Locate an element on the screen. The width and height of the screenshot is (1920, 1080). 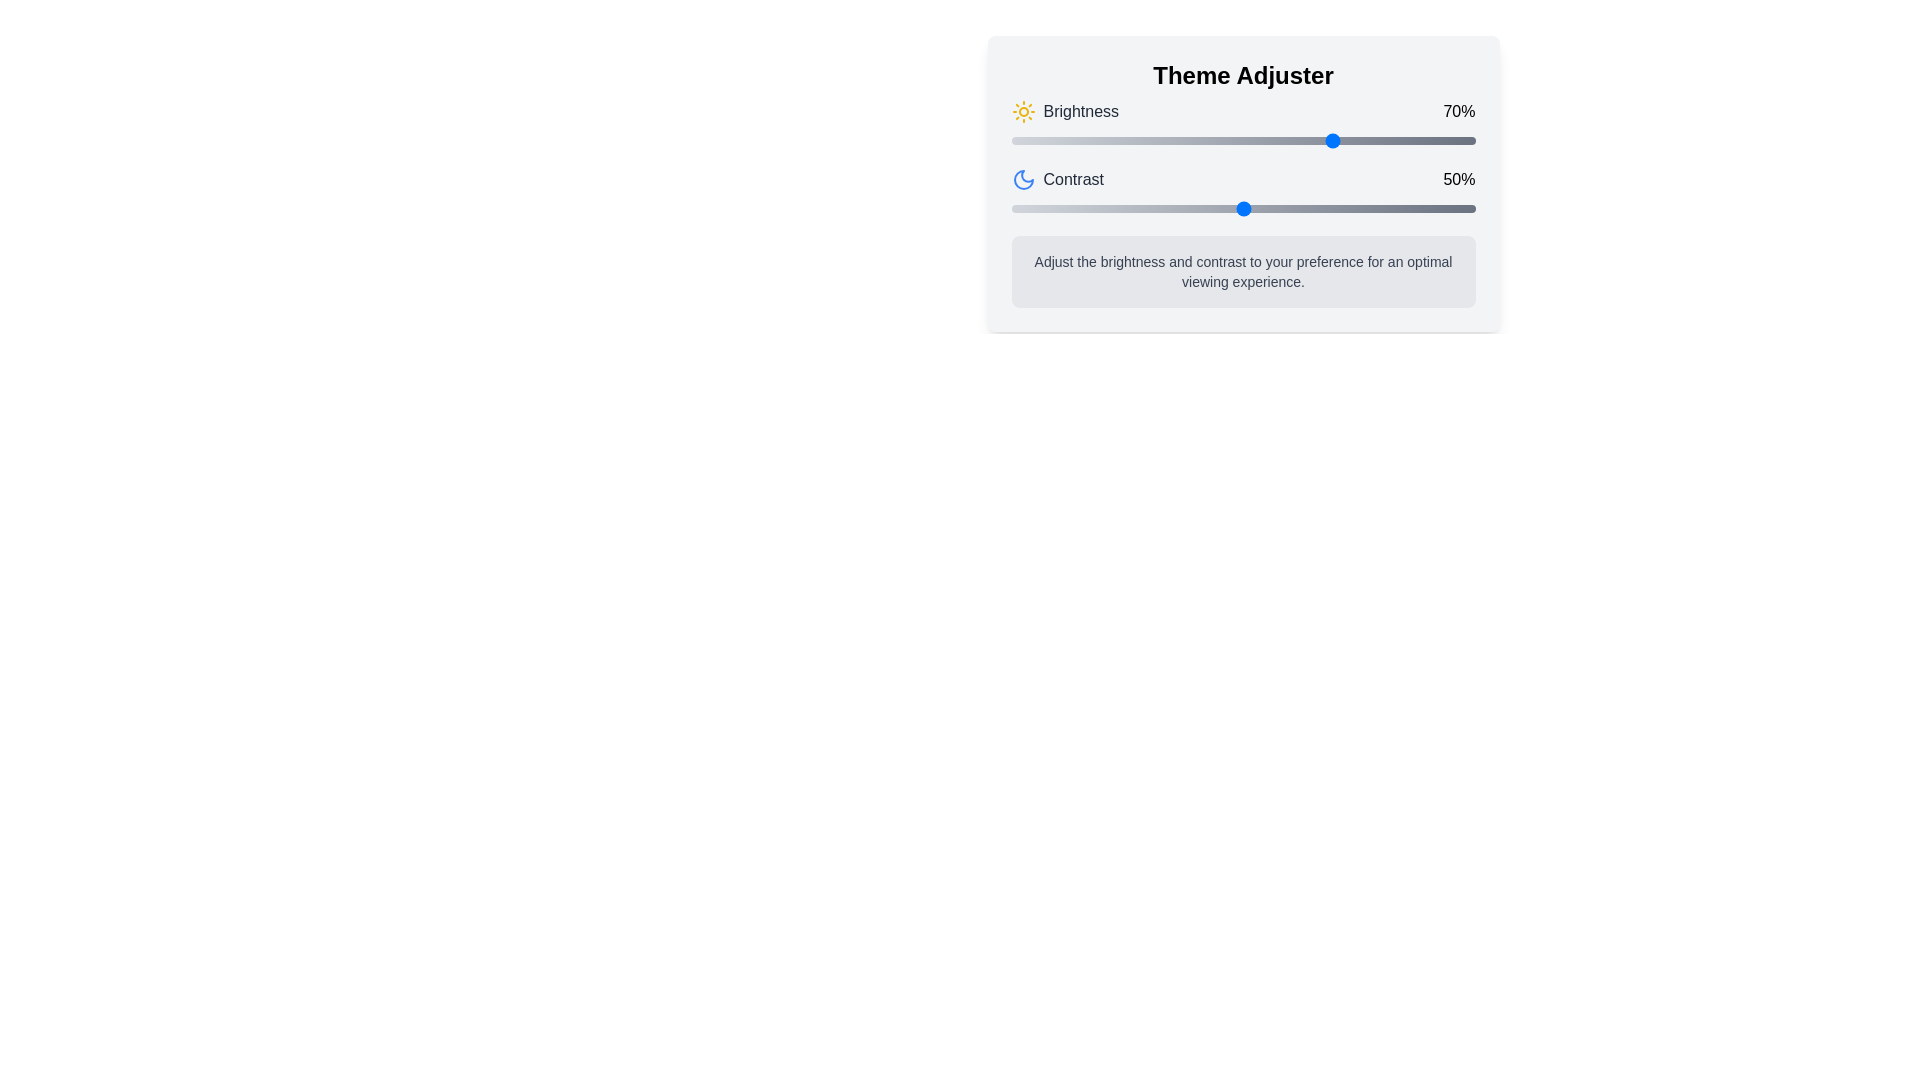
contrast is located at coordinates (1423, 208).